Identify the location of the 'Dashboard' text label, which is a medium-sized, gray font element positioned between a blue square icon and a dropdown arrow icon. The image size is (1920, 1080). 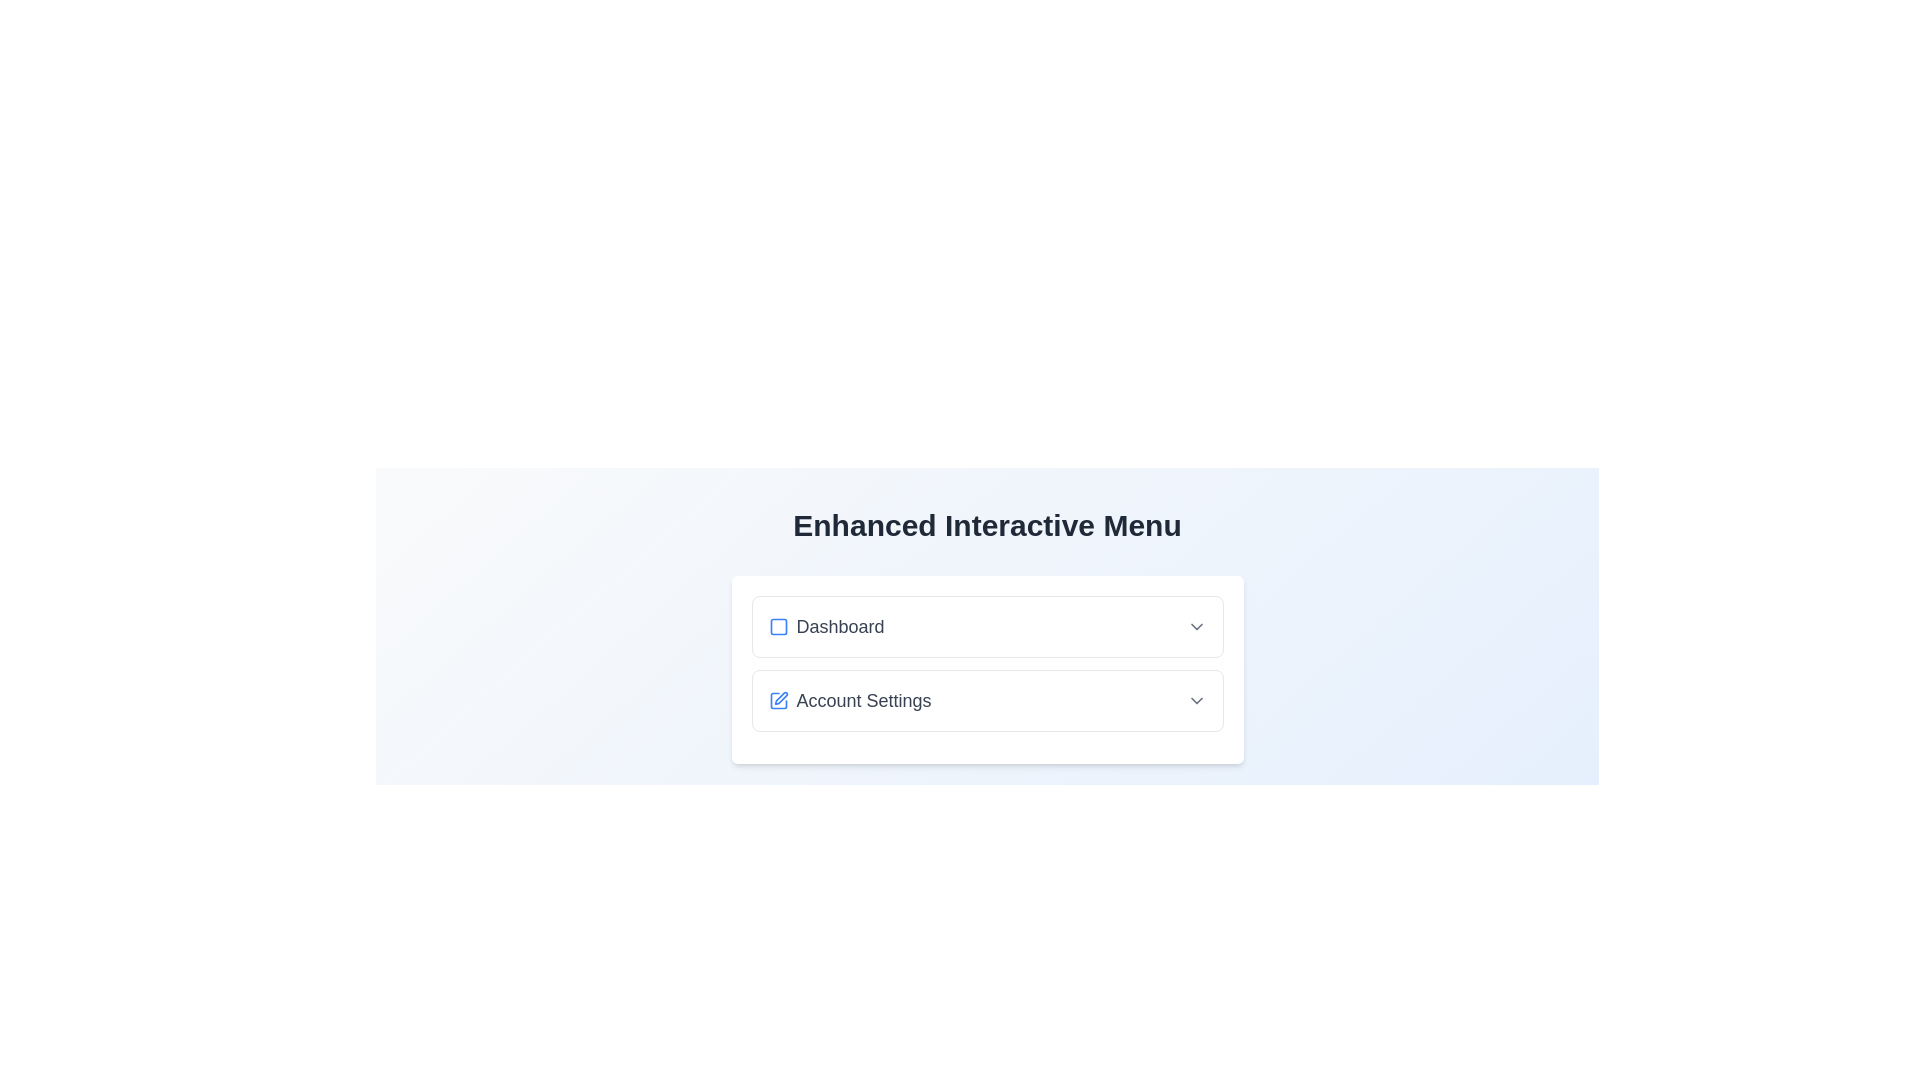
(840, 626).